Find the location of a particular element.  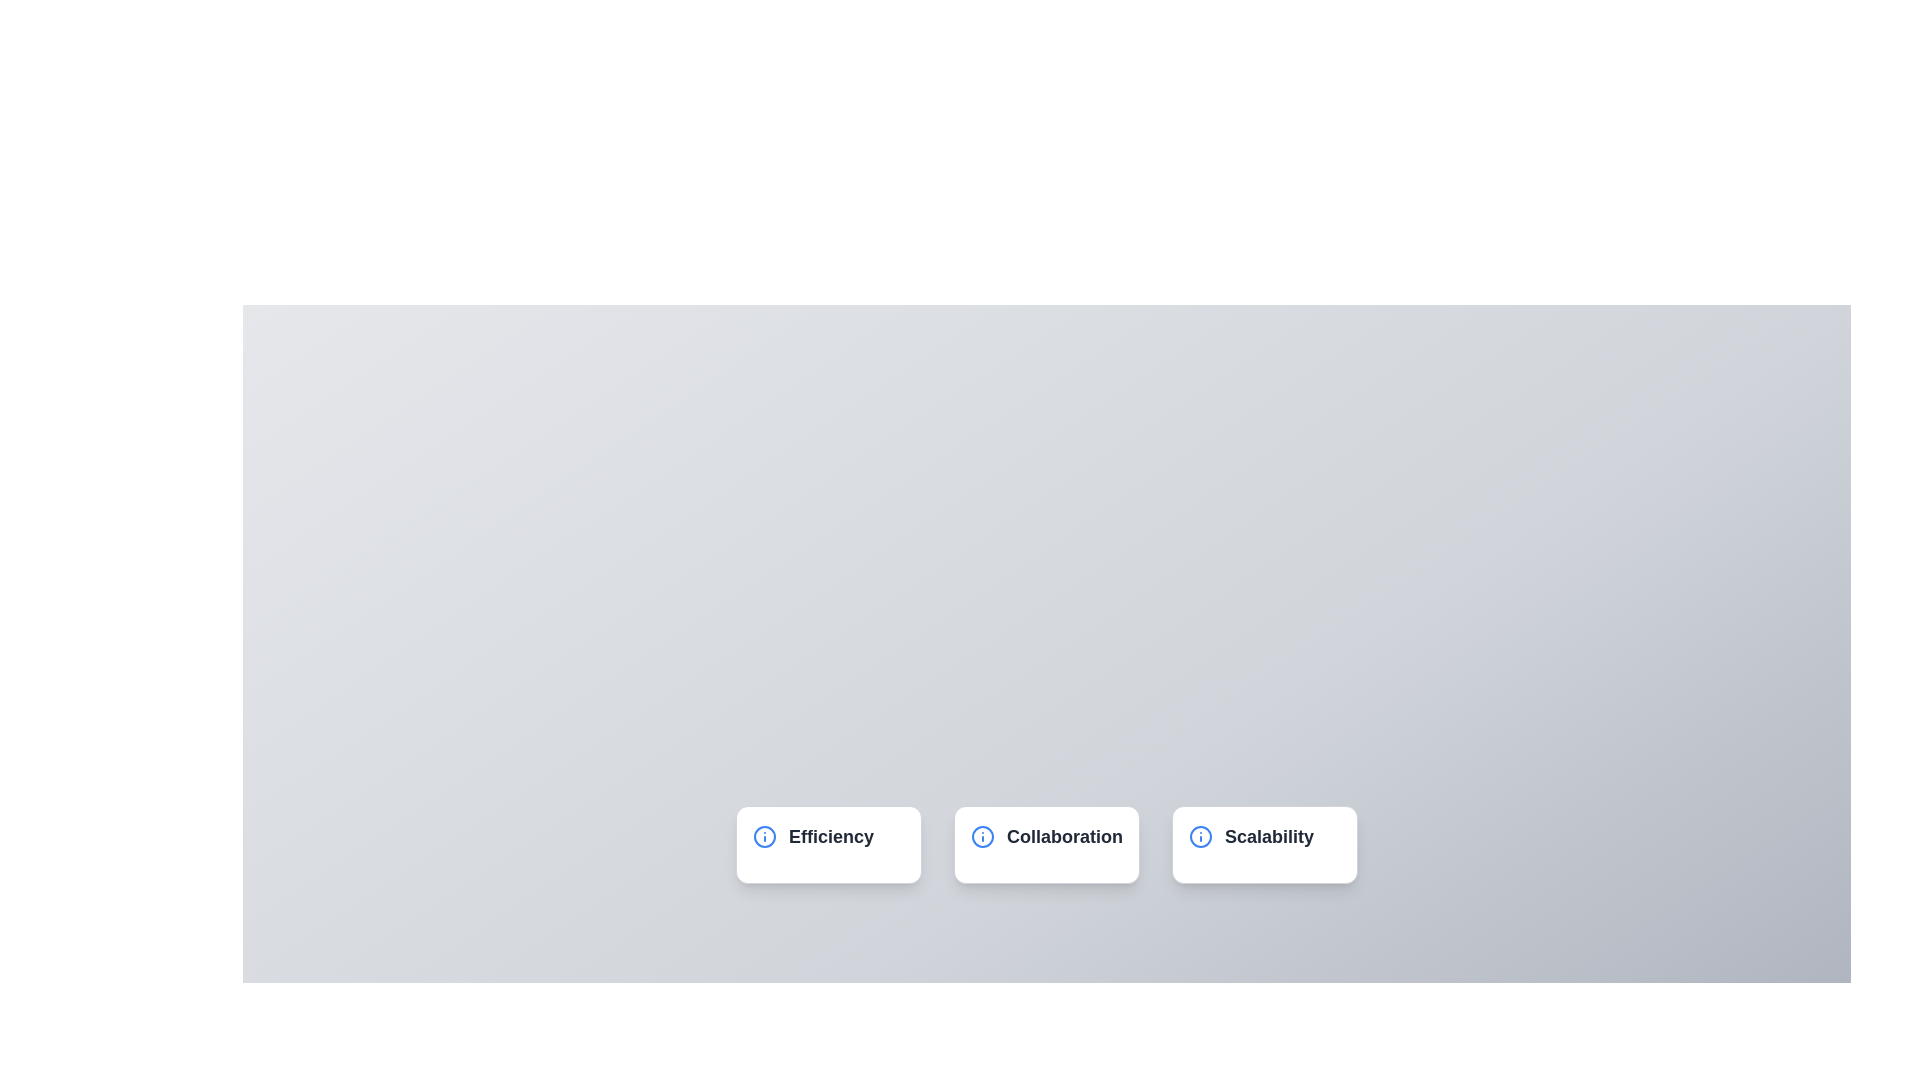

the decorative or informative icon that is positioned directly to the left of the text label 'Collaboration' is located at coordinates (983, 837).